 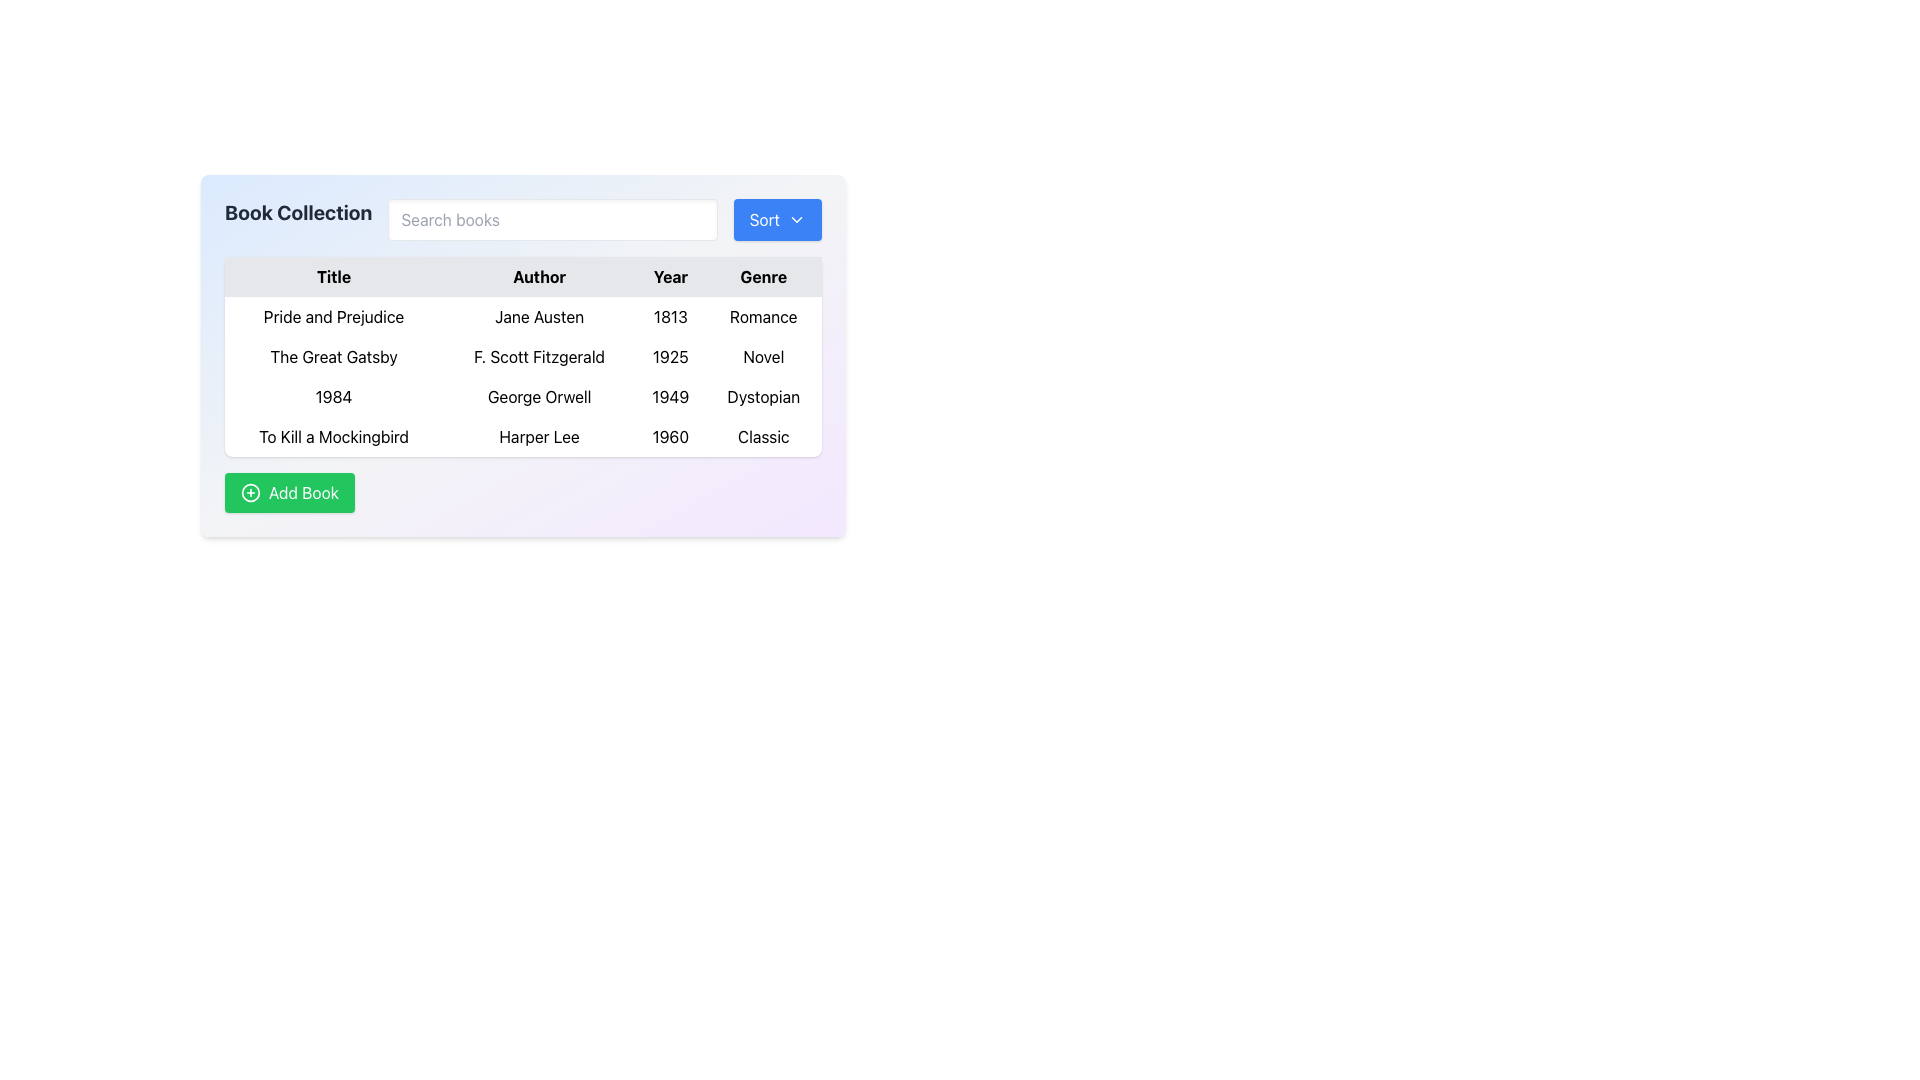 What do you see at coordinates (670, 397) in the screenshot?
I see `the text displaying the year '1949' in the 'Year' column of the book row for copying` at bounding box center [670, 397].